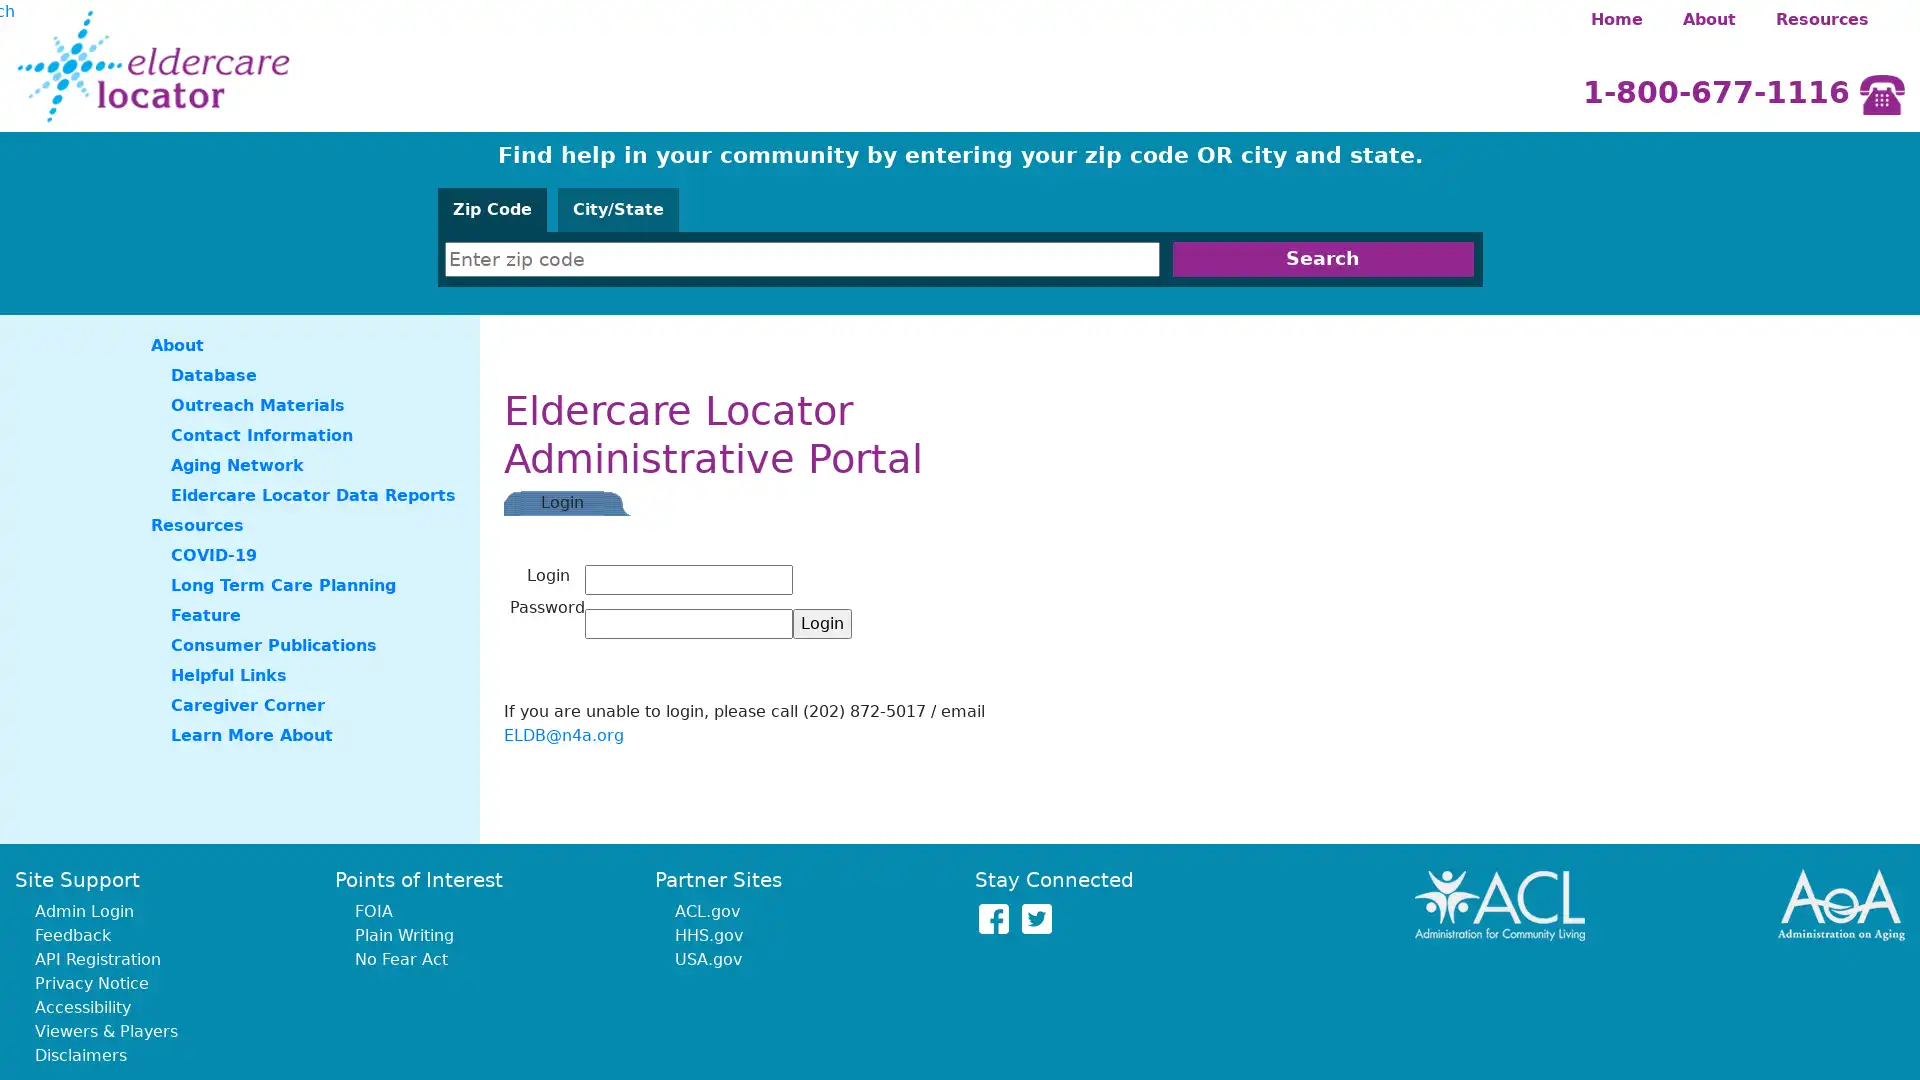  Describe the element at coordinates (821, 622) in the screenshot. I see `Login` at that location.